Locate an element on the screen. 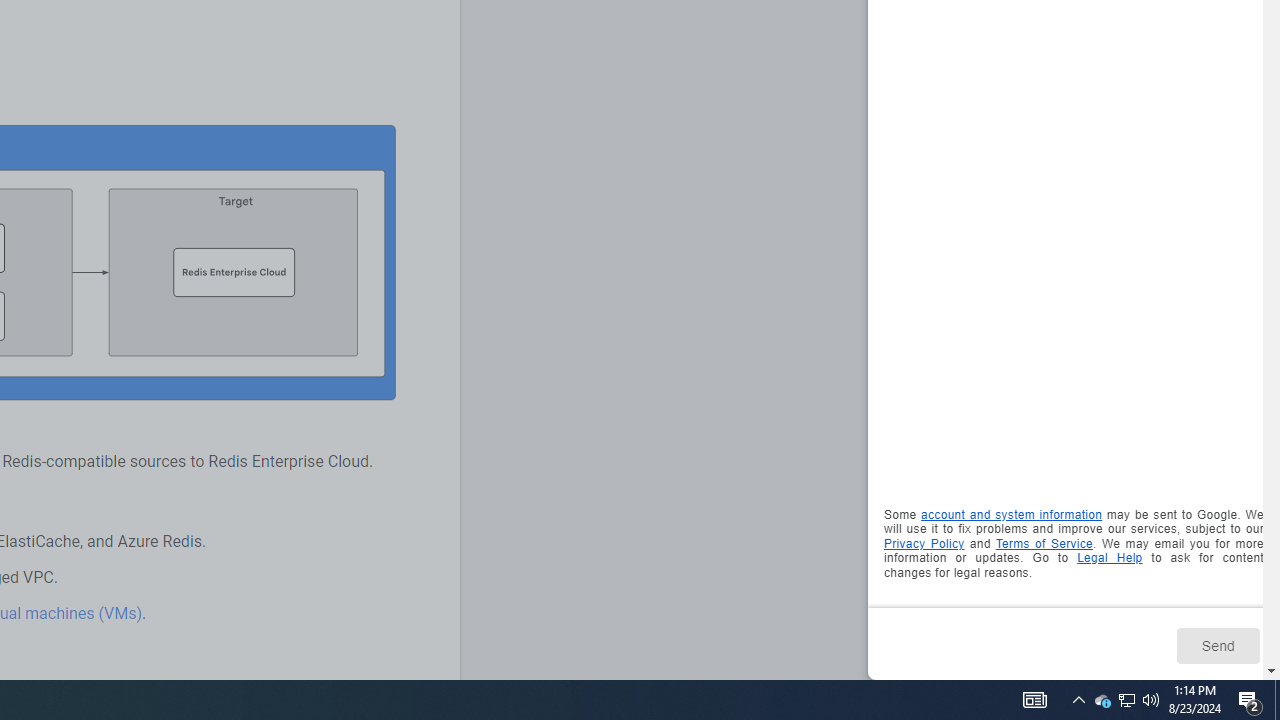 The image size is (1280, 720). 'Send' is located at coordinates (1216, 645).